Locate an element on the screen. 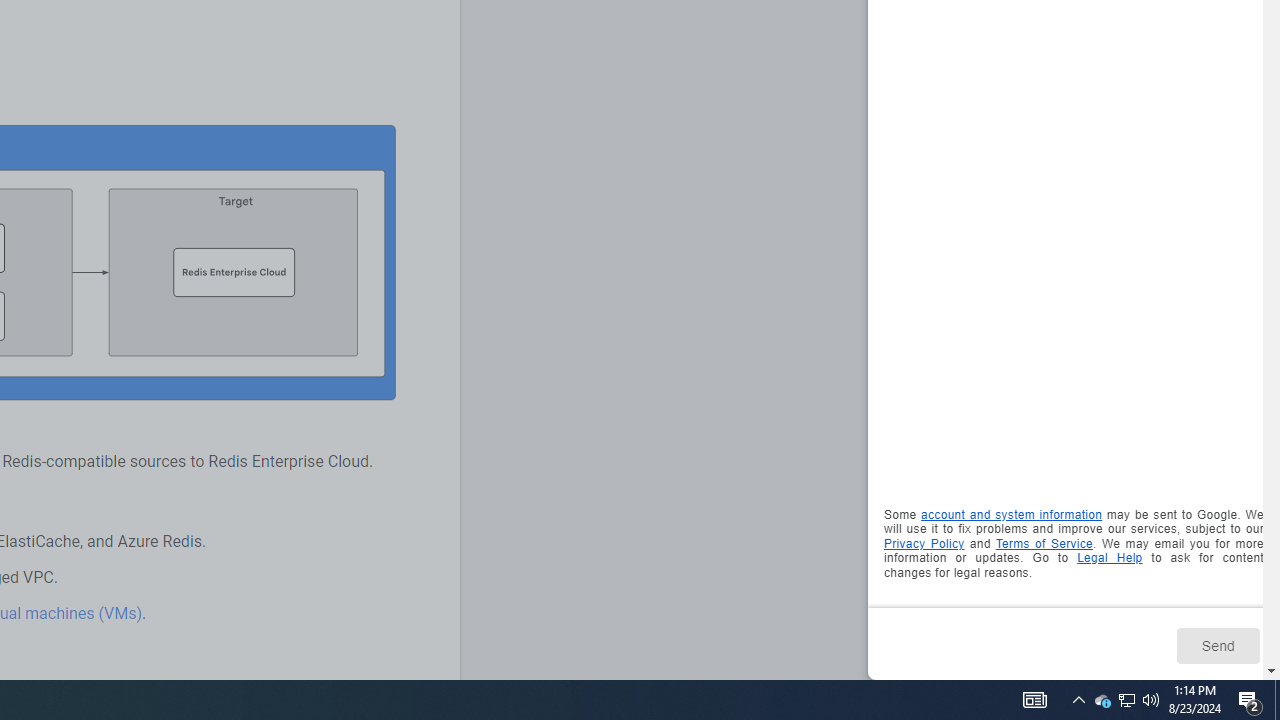 The image size is (1280, 720). 'Send' is located at coordinates (1216, 645).